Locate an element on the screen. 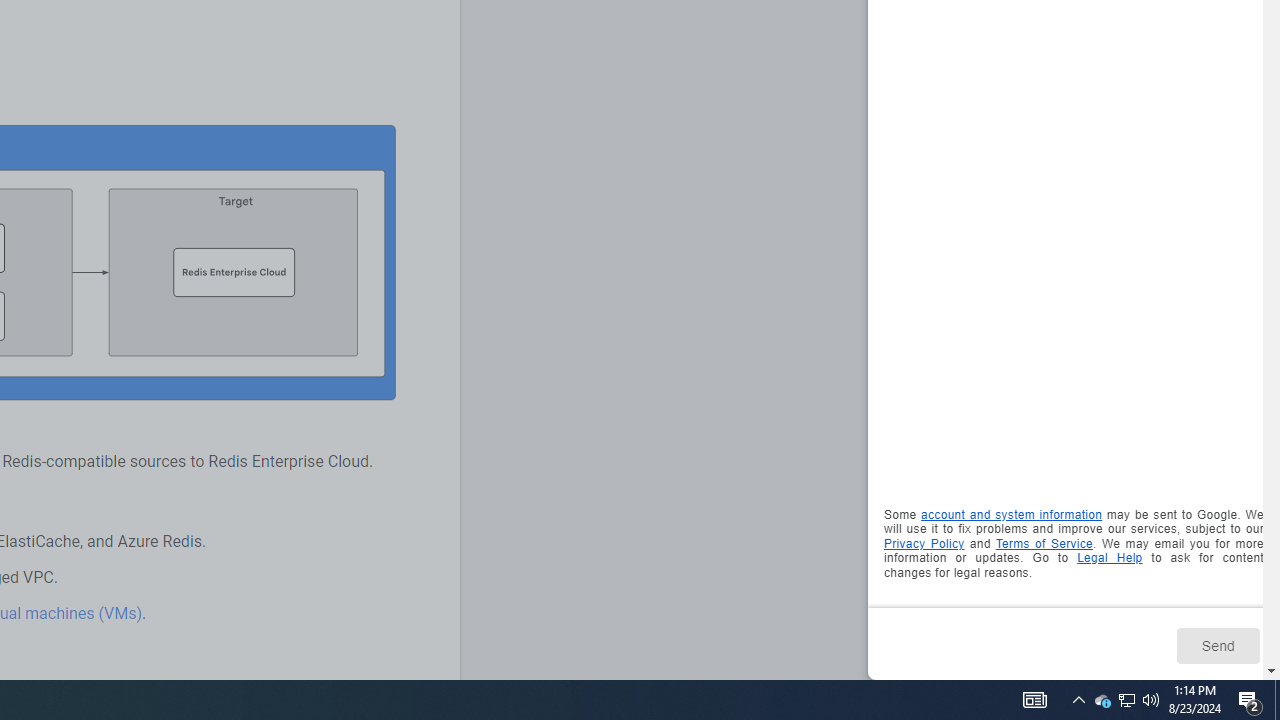 The image size is (1280, 720). 'Send' is located at coordinates (1216, 645).